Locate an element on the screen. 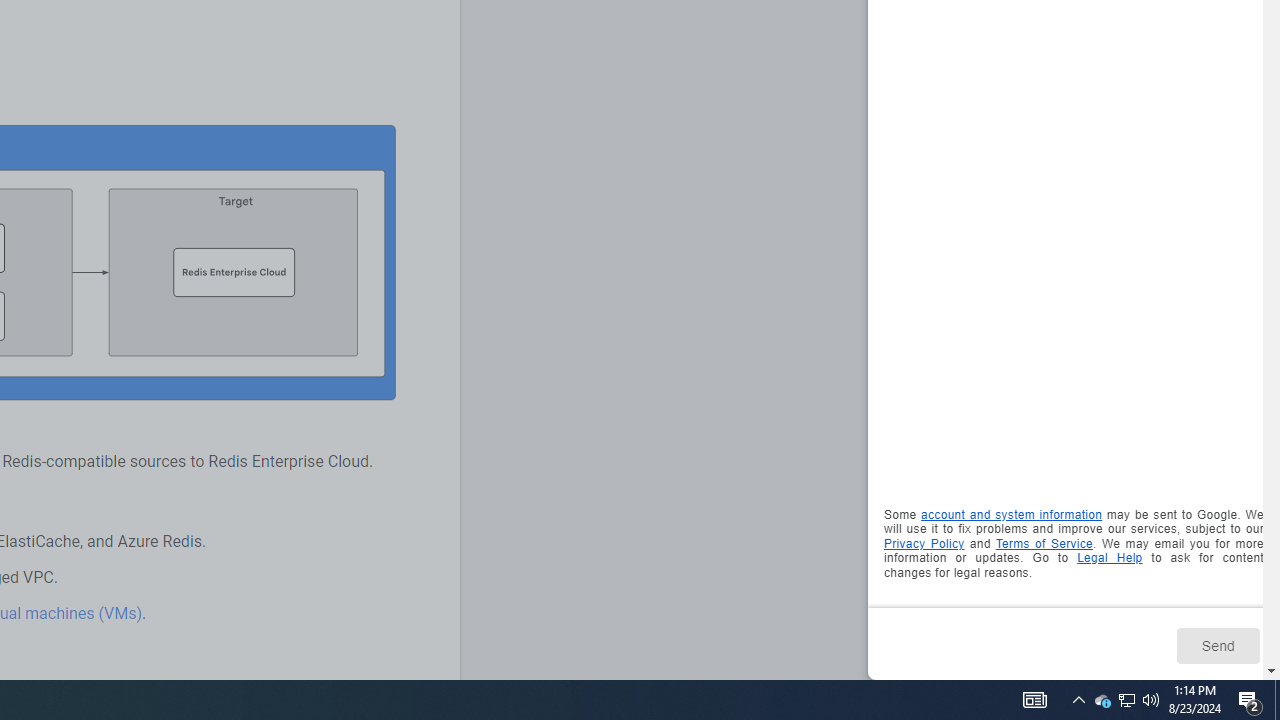 The image size is (1280, 720). 'Send' is located at coordinates (1216, 645).